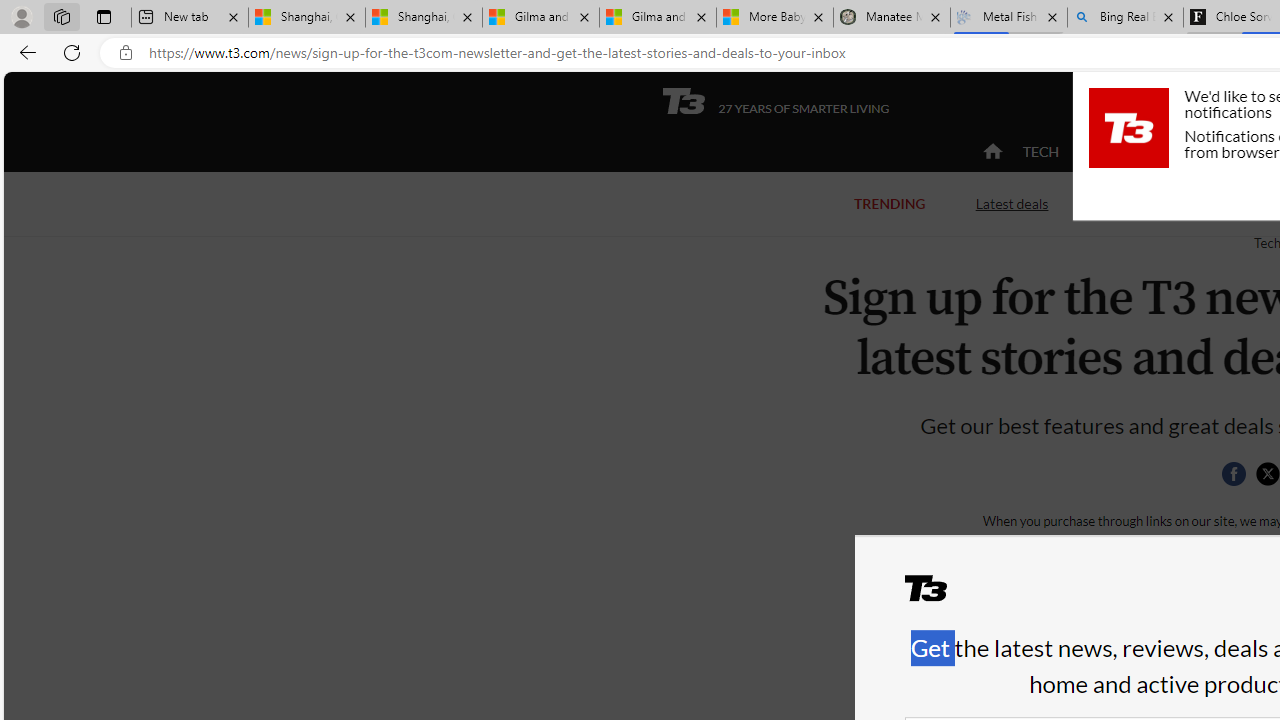 The image size is (1280, 720). Describe the element at coordinates (657, 17) in the screenshot. I see `'Gilma and Hector both pose tropical trouble for Hawaii'` at that location.